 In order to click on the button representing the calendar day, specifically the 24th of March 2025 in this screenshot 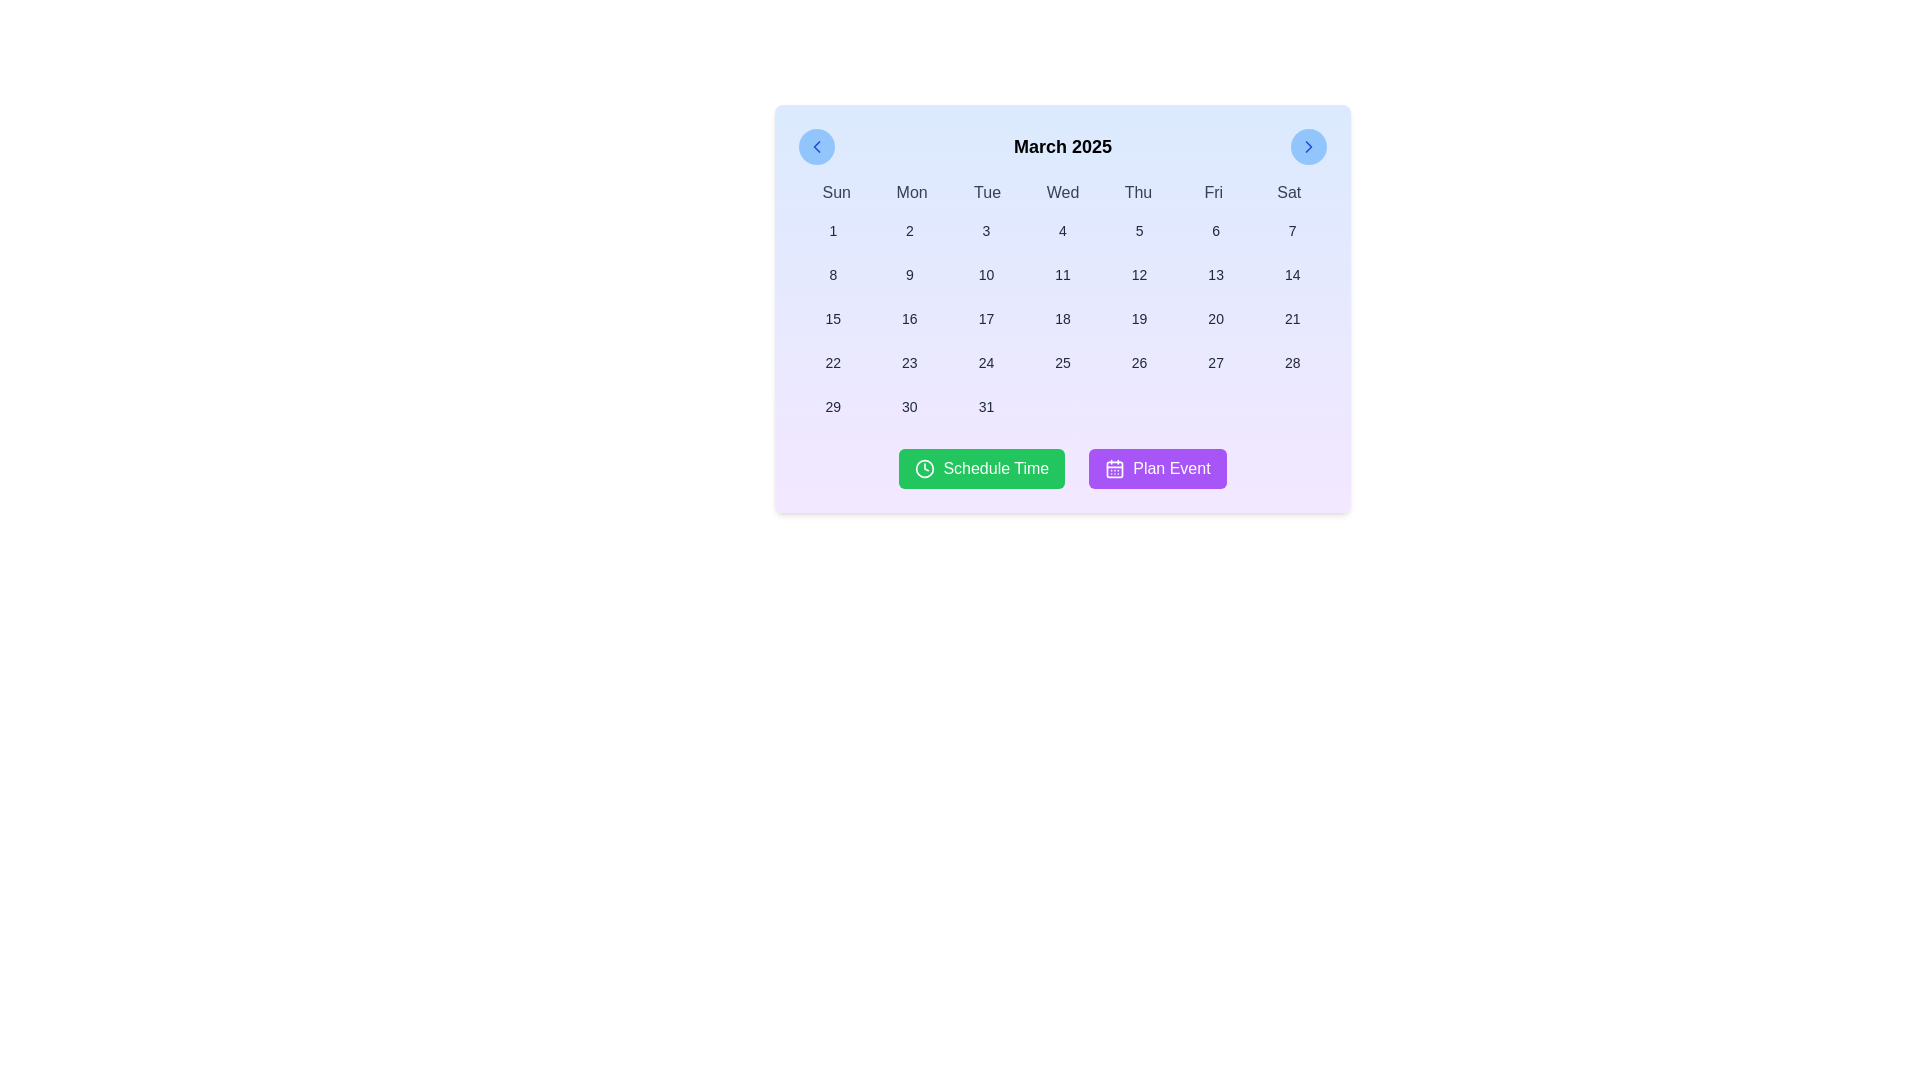, I will do `click(986, 362)`.